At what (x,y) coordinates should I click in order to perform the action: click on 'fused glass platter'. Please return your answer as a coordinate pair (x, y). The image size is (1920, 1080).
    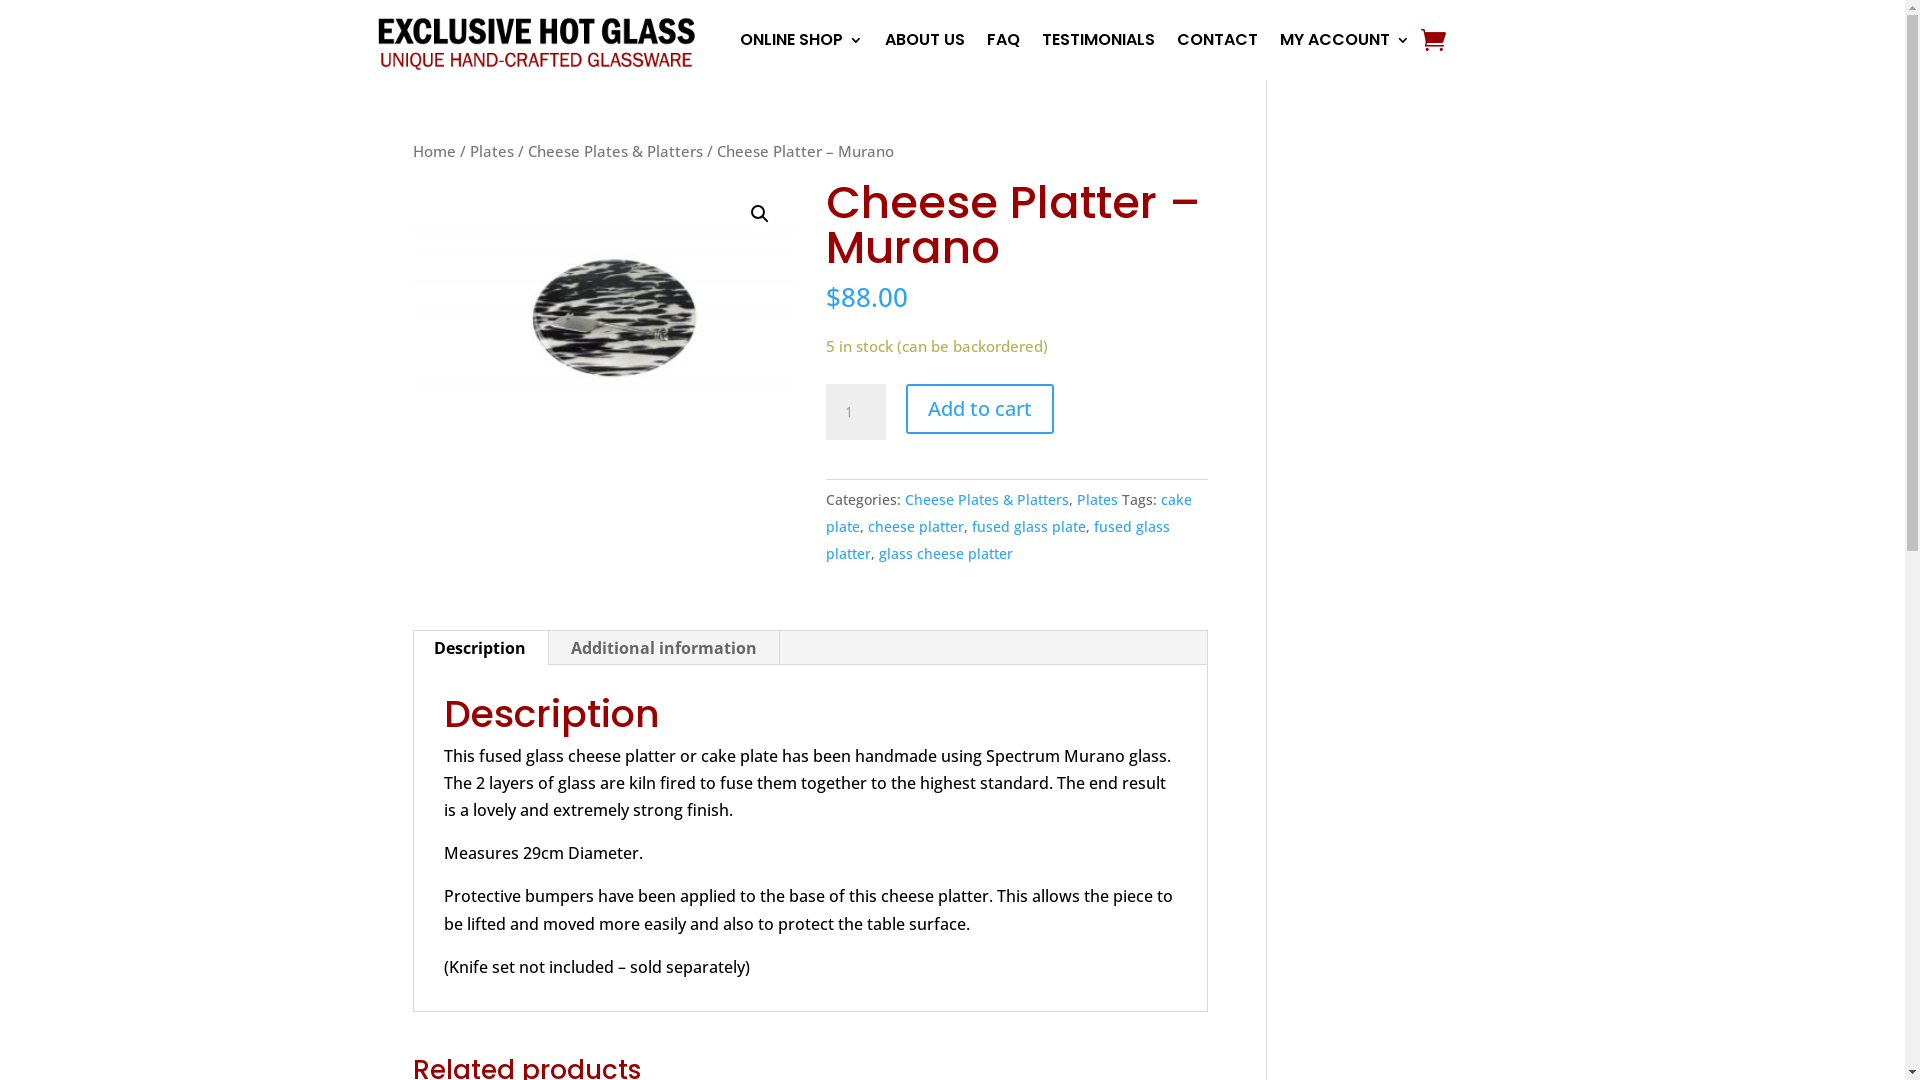
    Looking at the image, I should click on (998, 540).